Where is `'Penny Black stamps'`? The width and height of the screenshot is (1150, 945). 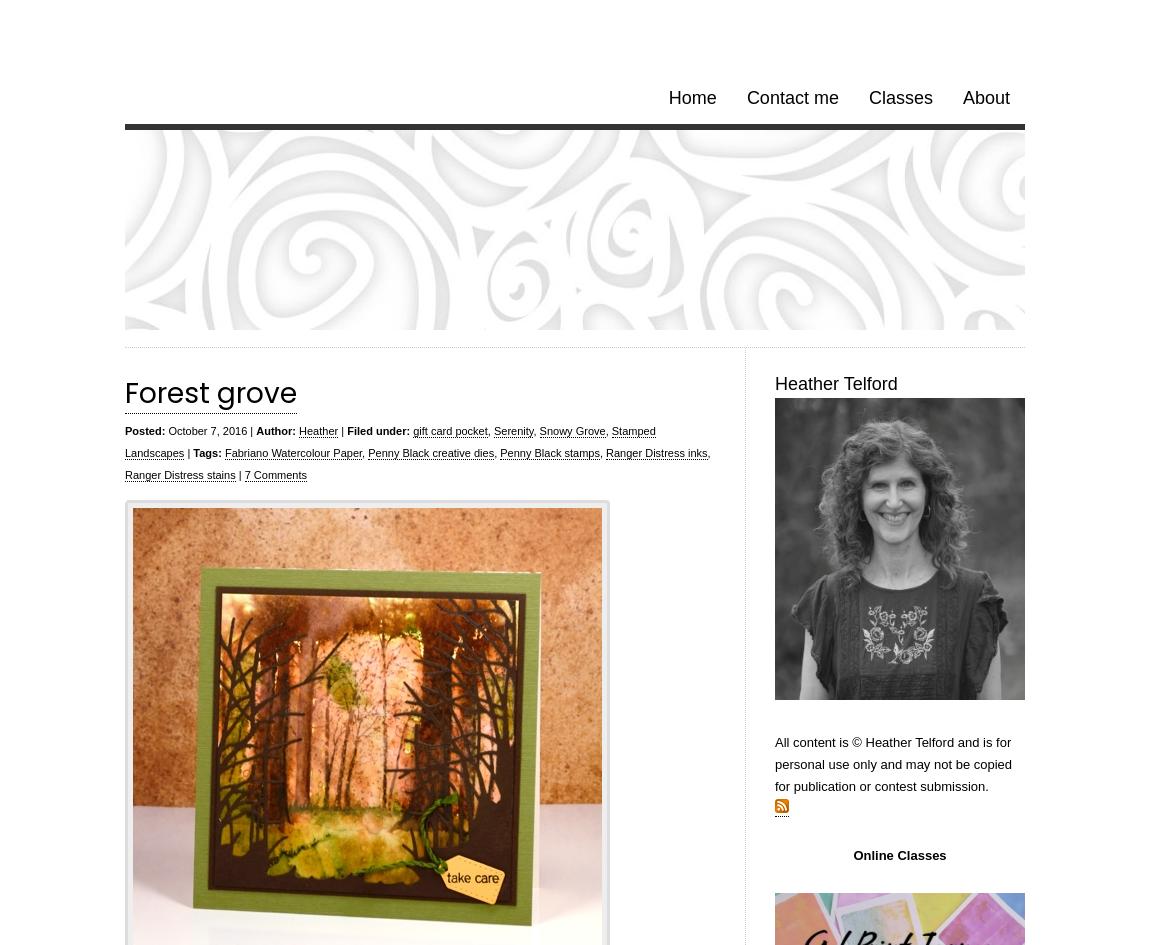
'Penny Black stamps' is located at coordinates (549, 453).